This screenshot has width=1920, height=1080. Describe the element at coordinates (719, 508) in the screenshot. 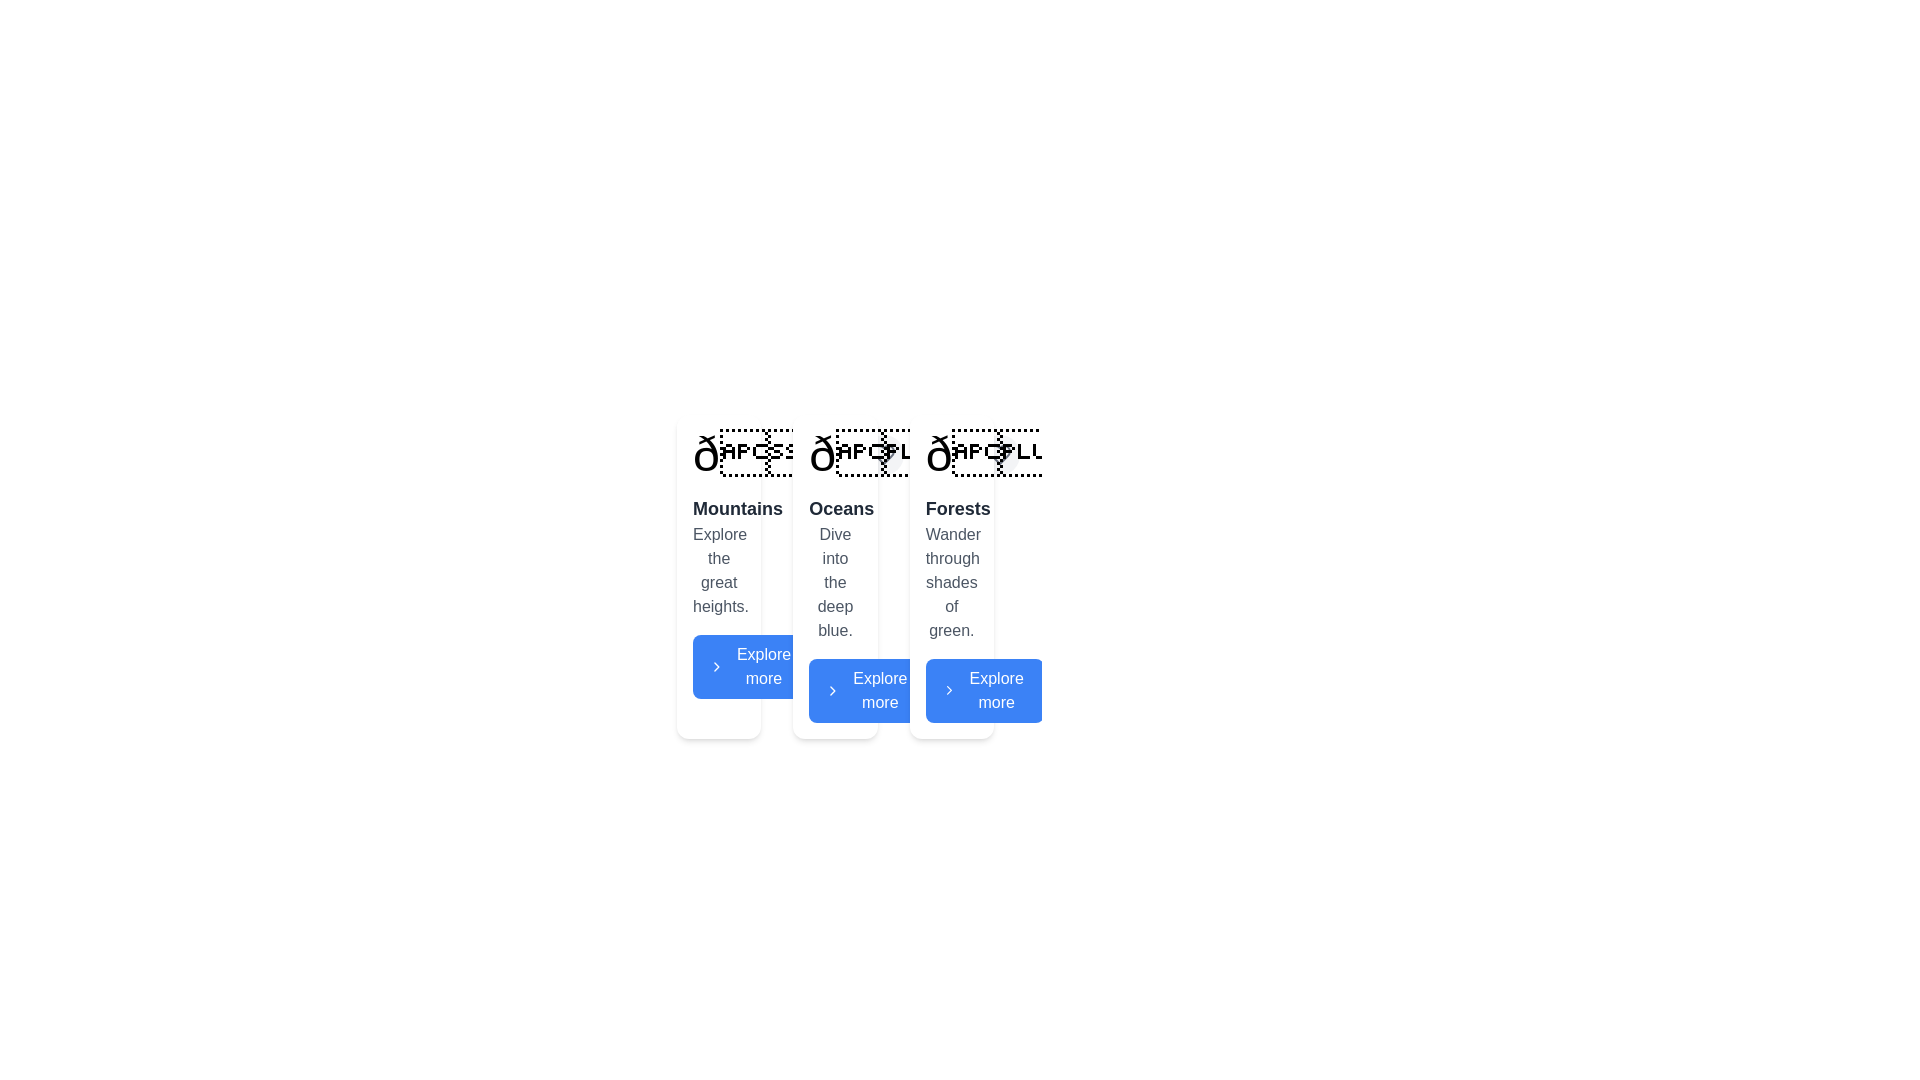

I see `main title text related to 'Mountains' located in the first card of a horizontally aligned list of cards` at that location.